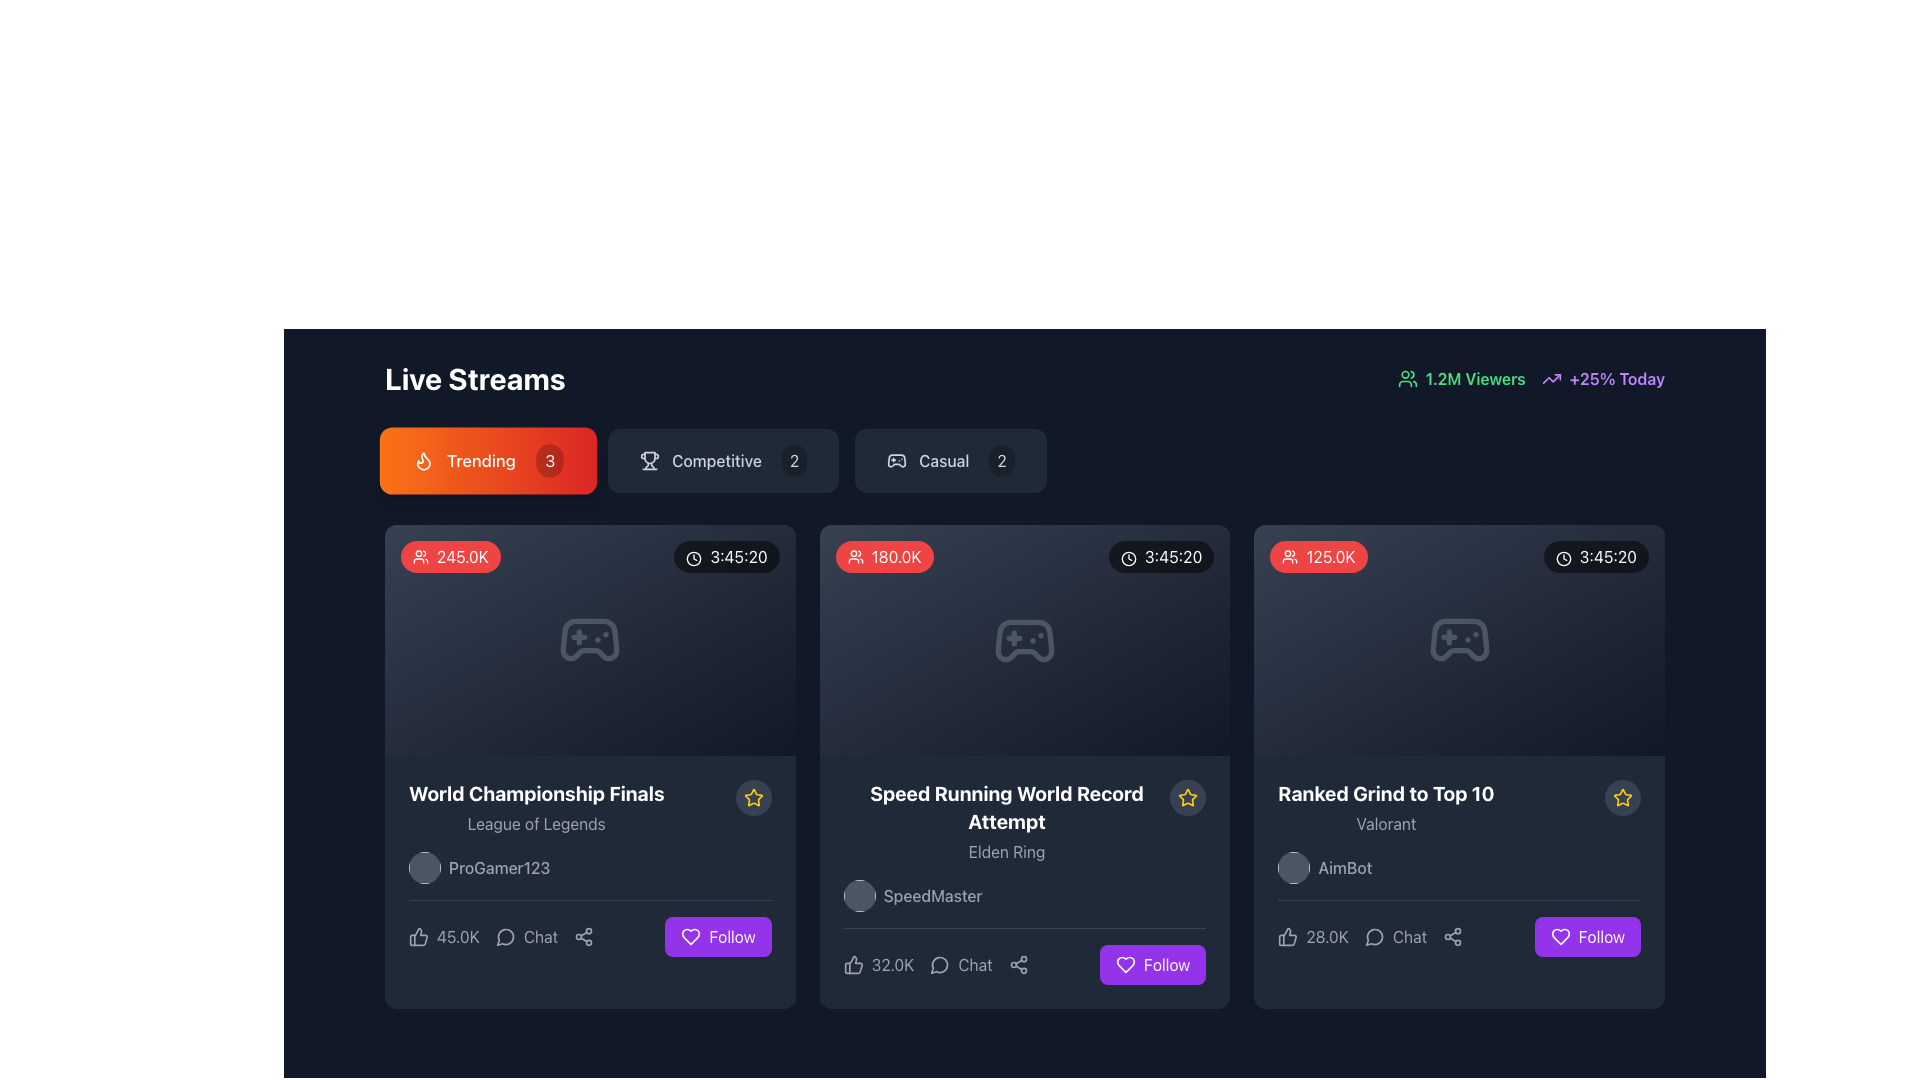 The image size is (1920, 1080). I want to click on the badge displaying the number '2' in white on a black background located in the 'Casual' section, so click(1002, 461).